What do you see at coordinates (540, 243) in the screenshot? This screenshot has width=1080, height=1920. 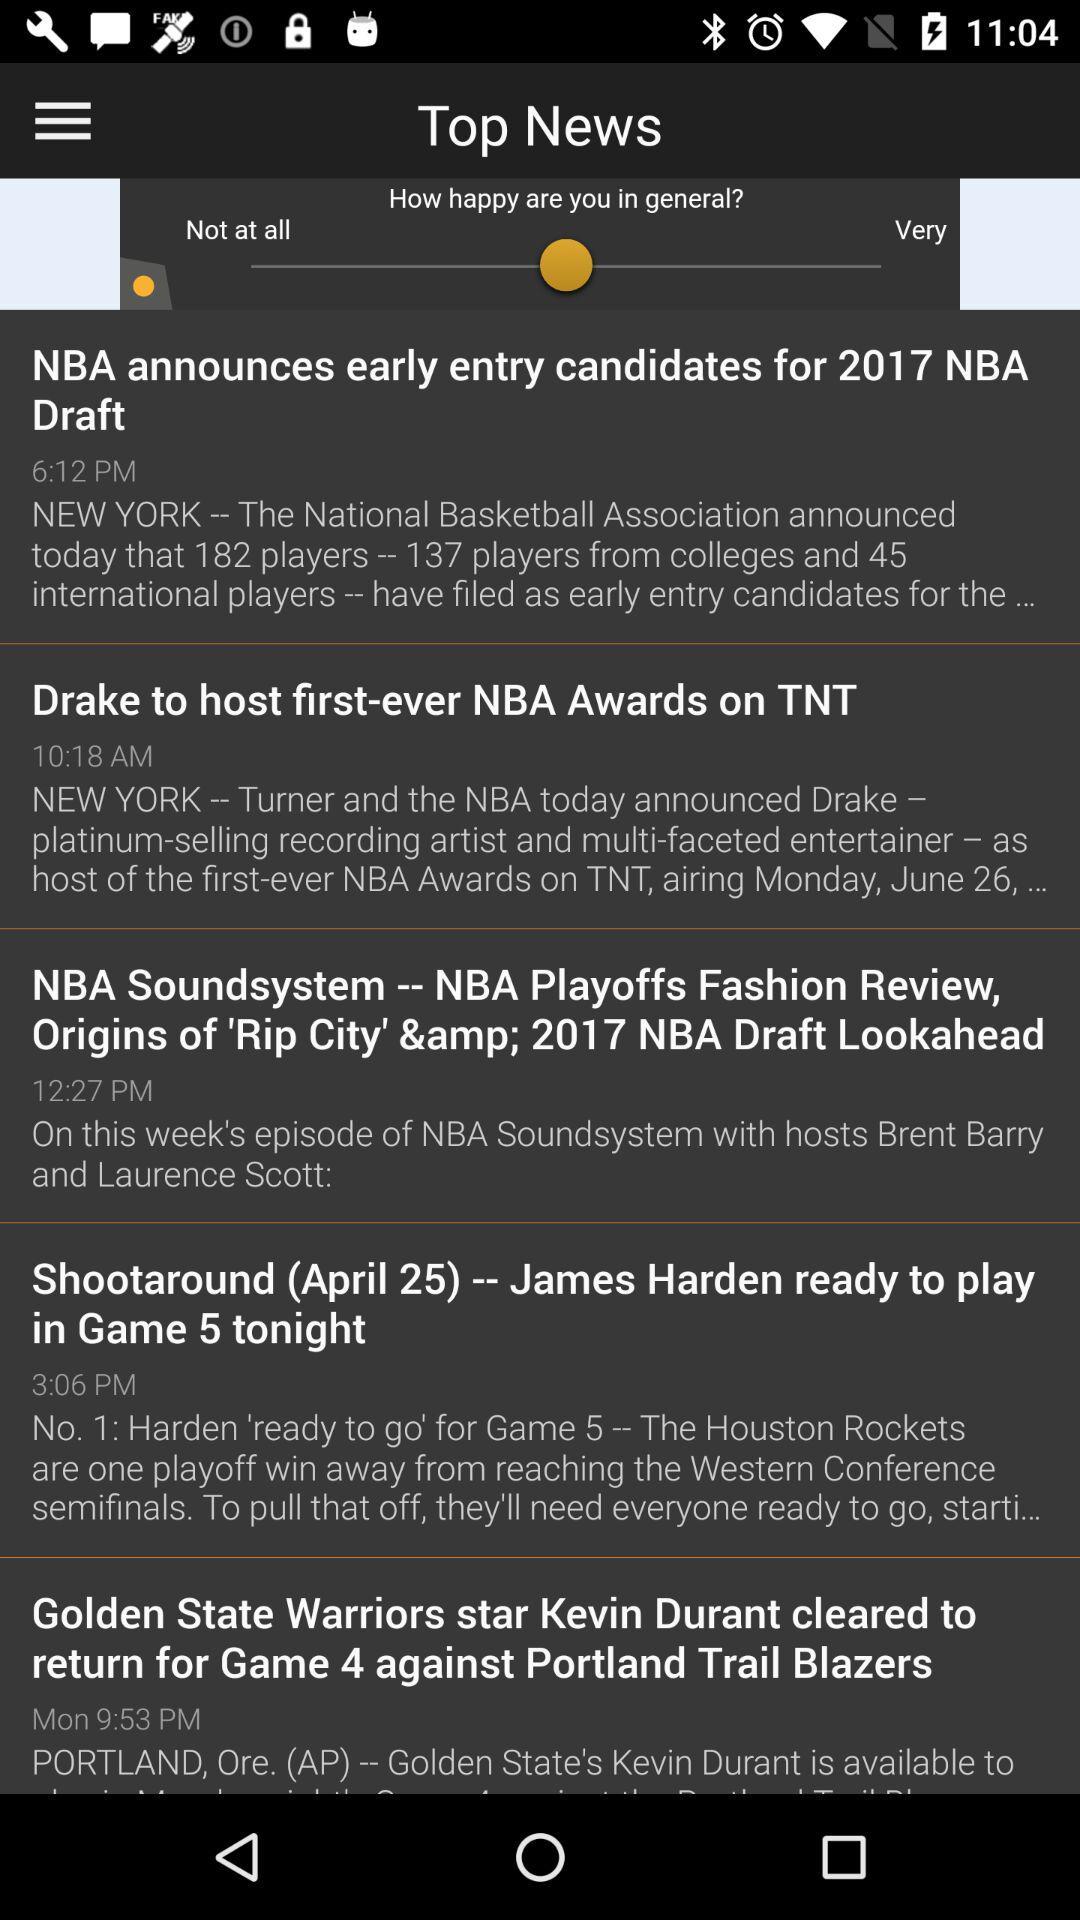 I see `sports` at bounding box center [540, 243].